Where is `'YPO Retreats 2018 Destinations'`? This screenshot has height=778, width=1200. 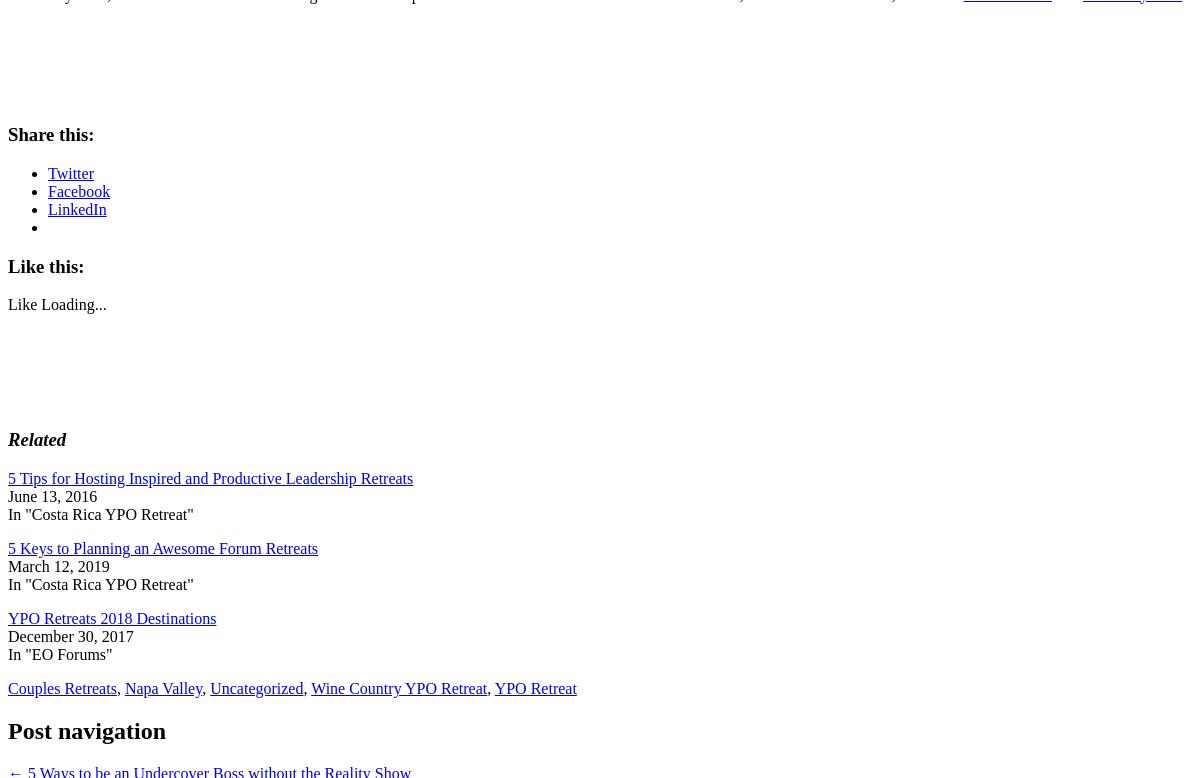
'YPO Retreats 2018 Destinations' is located at coordinates (111, 616).